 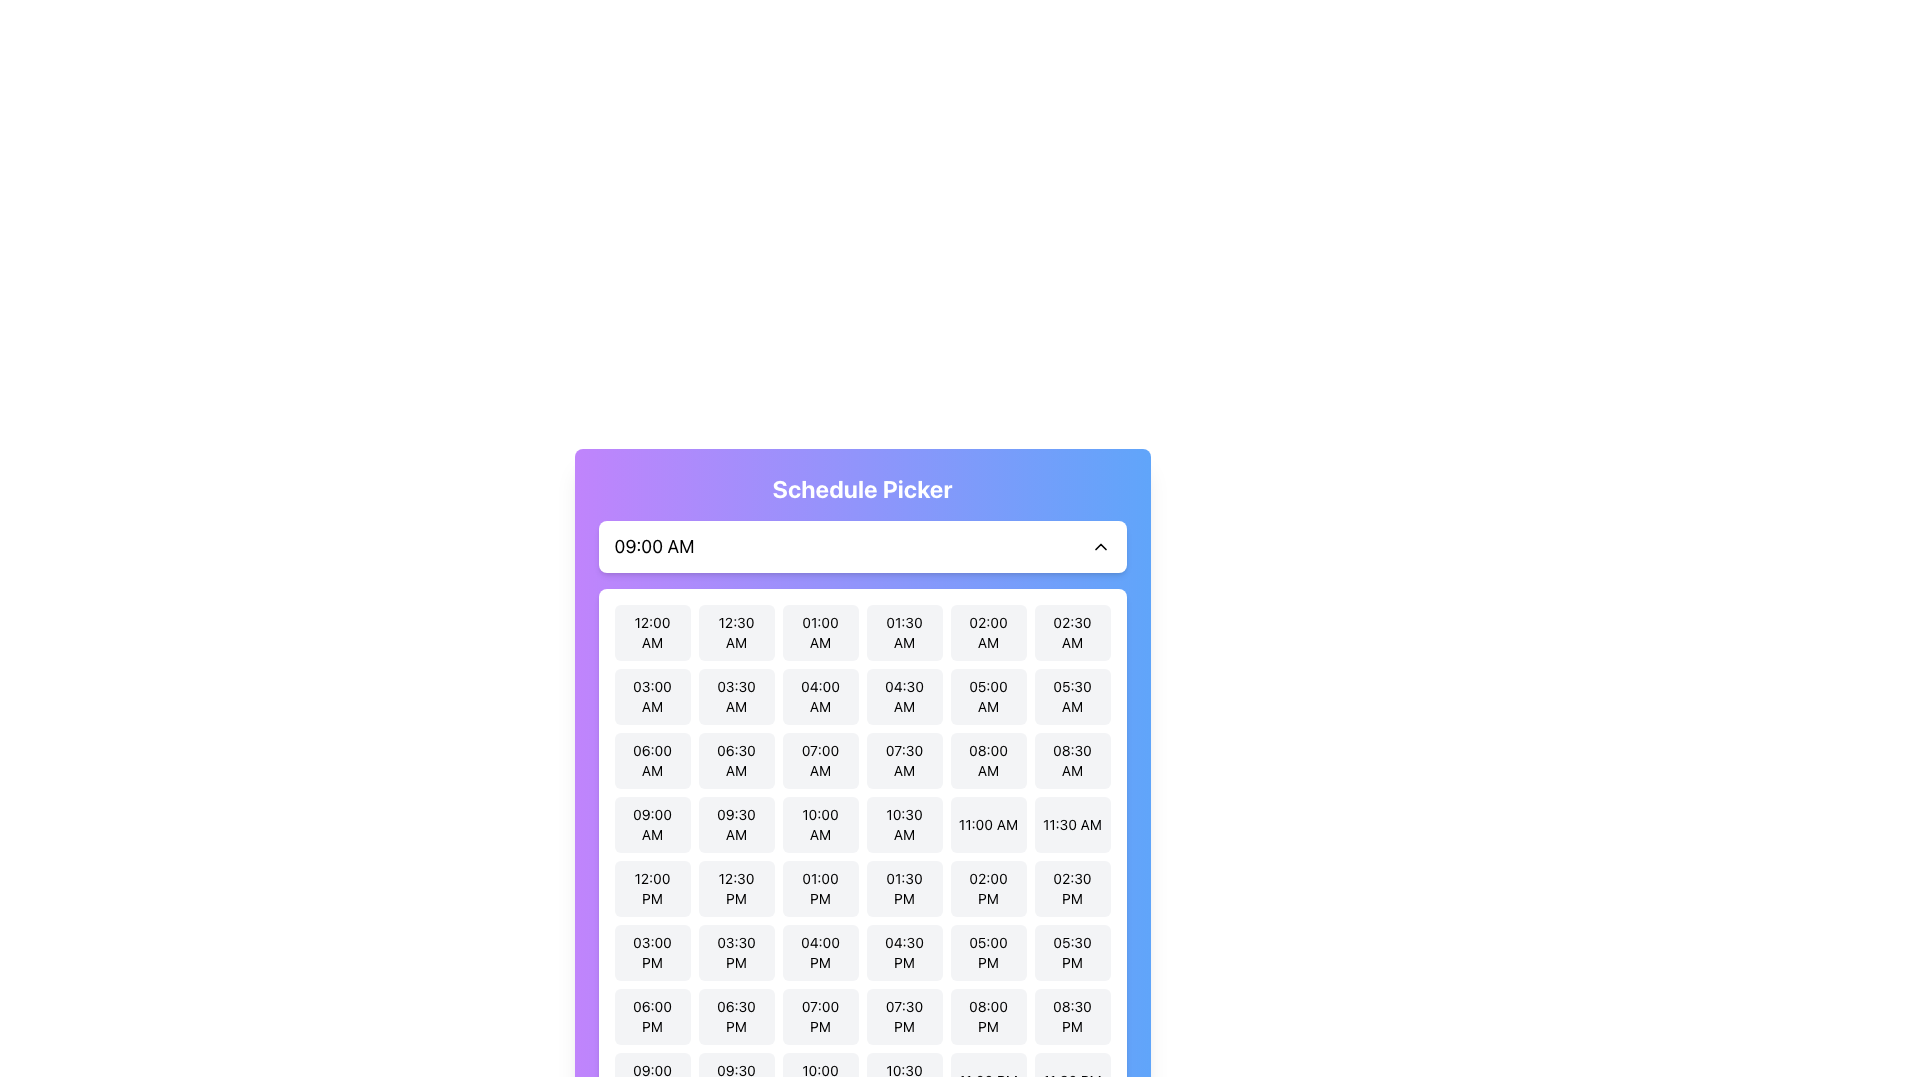 What do you see at coordinates (735, 1017) in the screenshot?
I see `the button displaying '06:30 PM' to observe the hover effect` at bounding box center [735, 1017].